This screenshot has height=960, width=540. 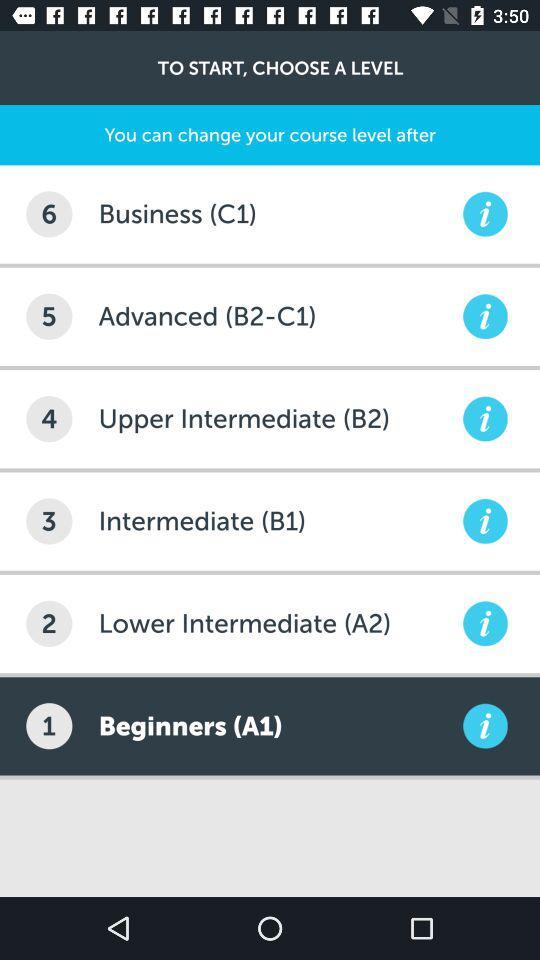 I want to click on more information, so click(x=484, y=316).